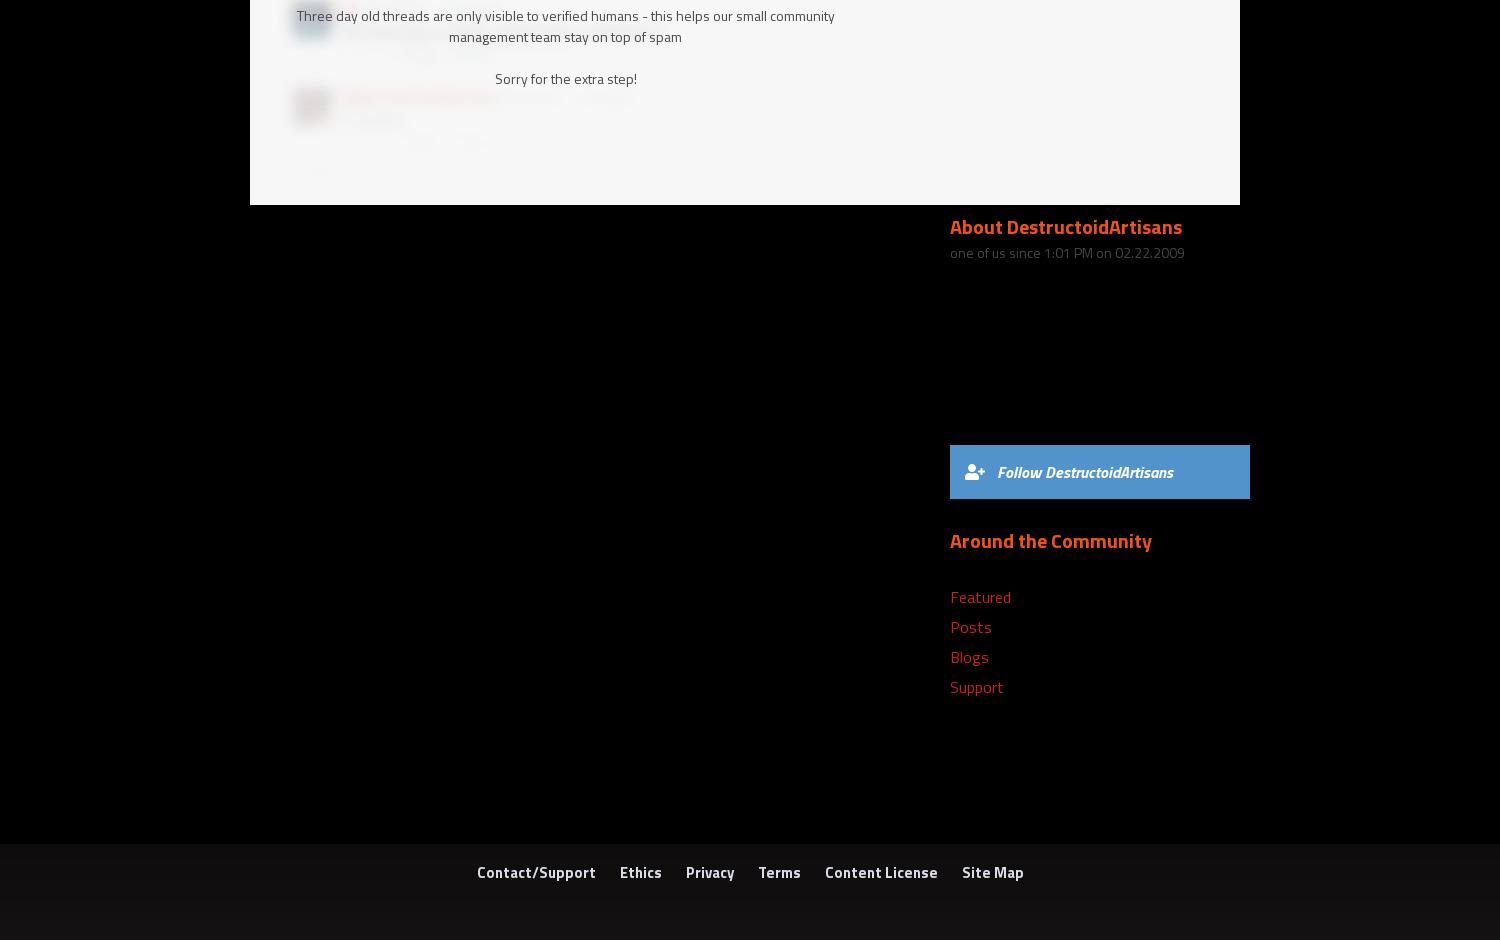  What do you see at coordinates (968, 656) in the screenshot?
I see `'Blogs'` at bounding box center [968, 656].